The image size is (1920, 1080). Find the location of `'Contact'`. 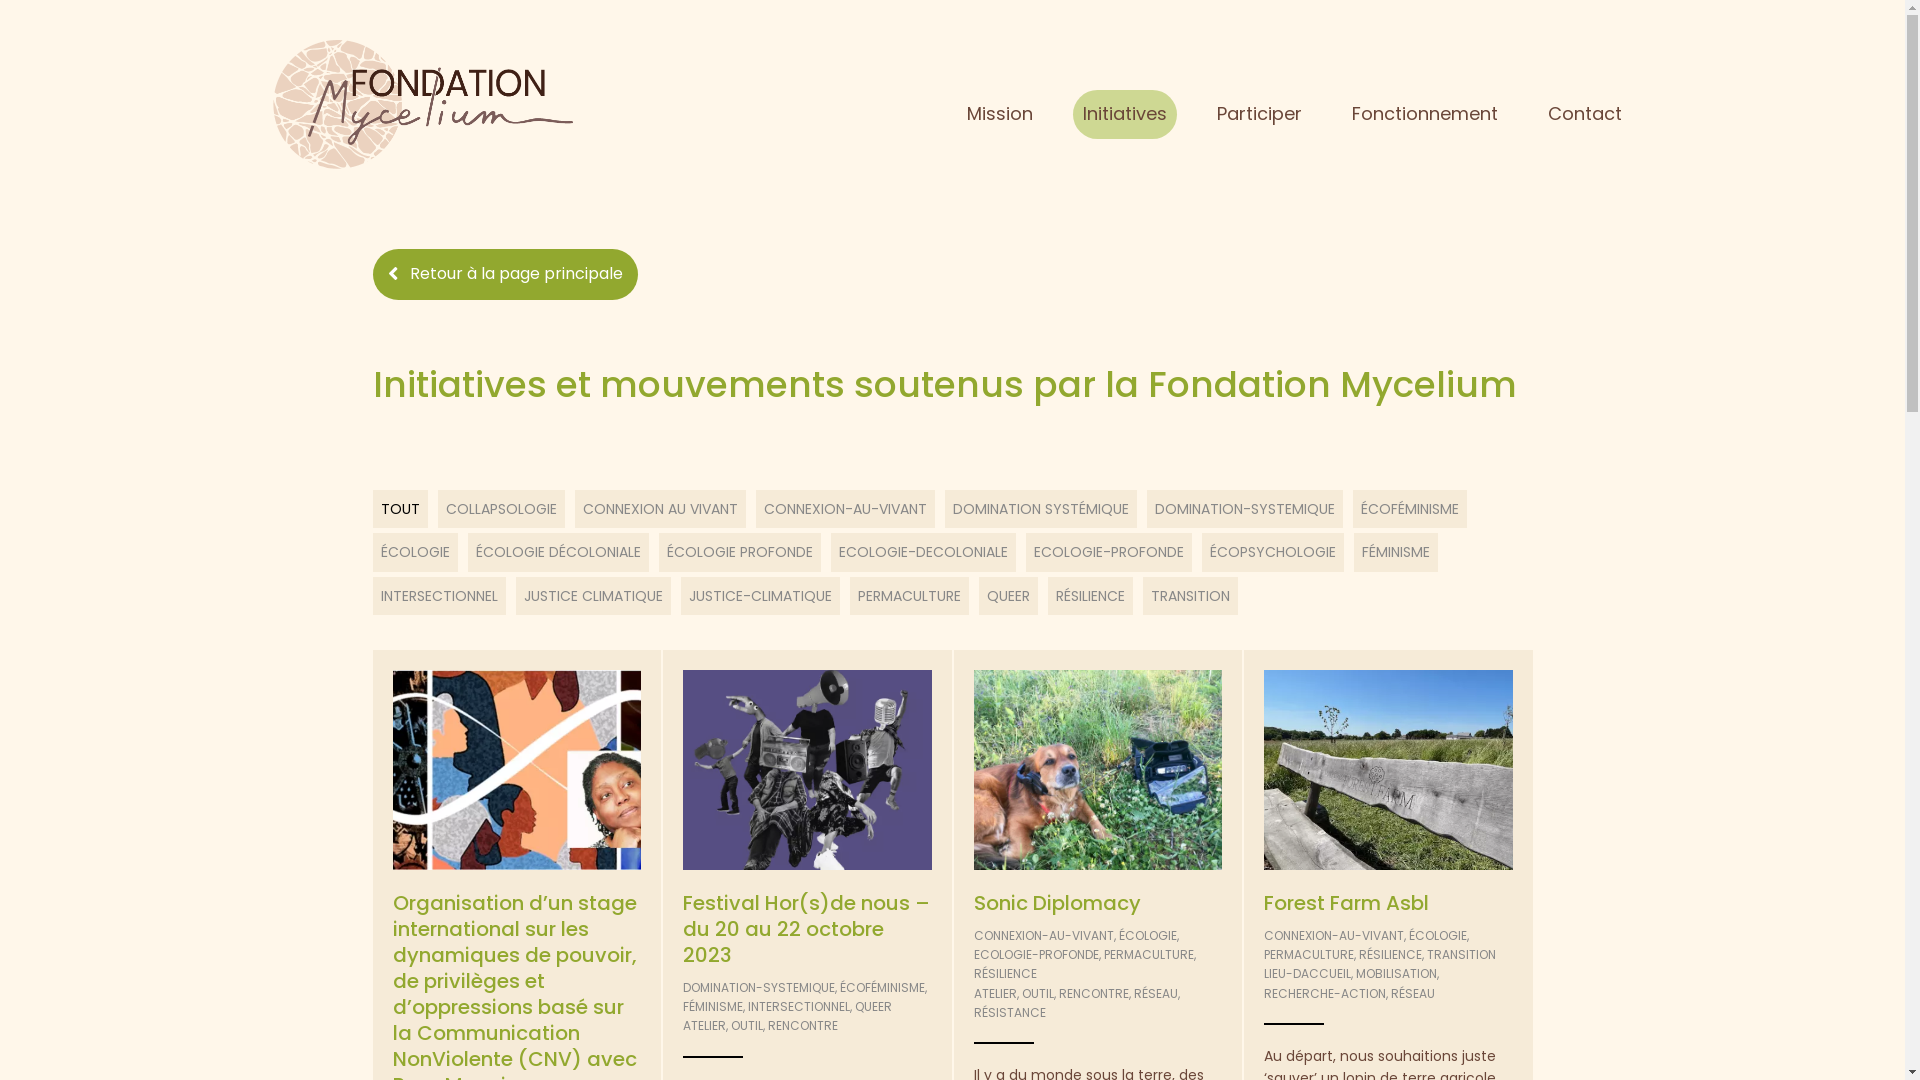

'Contact' is located at coordinates (1583, 114).